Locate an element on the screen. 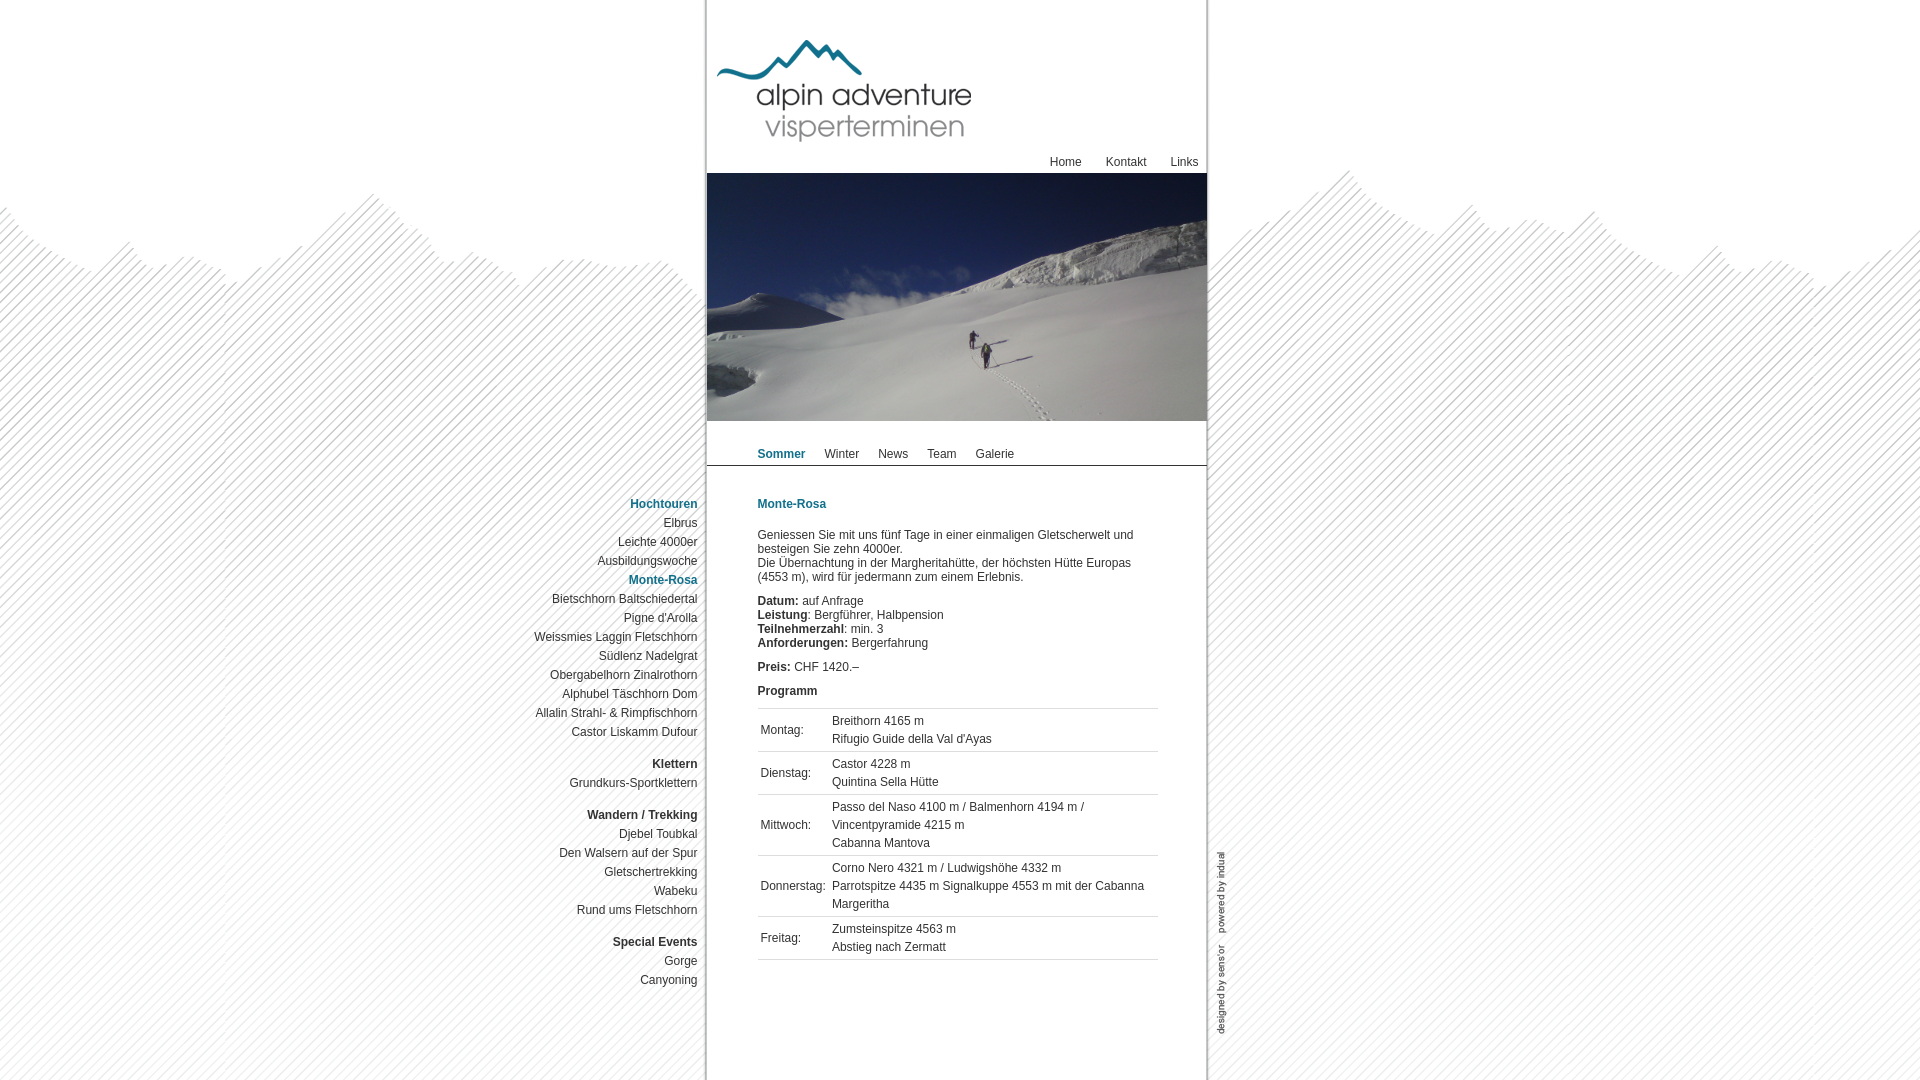  'Obergabelhorn Zinalrothorn' is located at coordinates (609, 675).